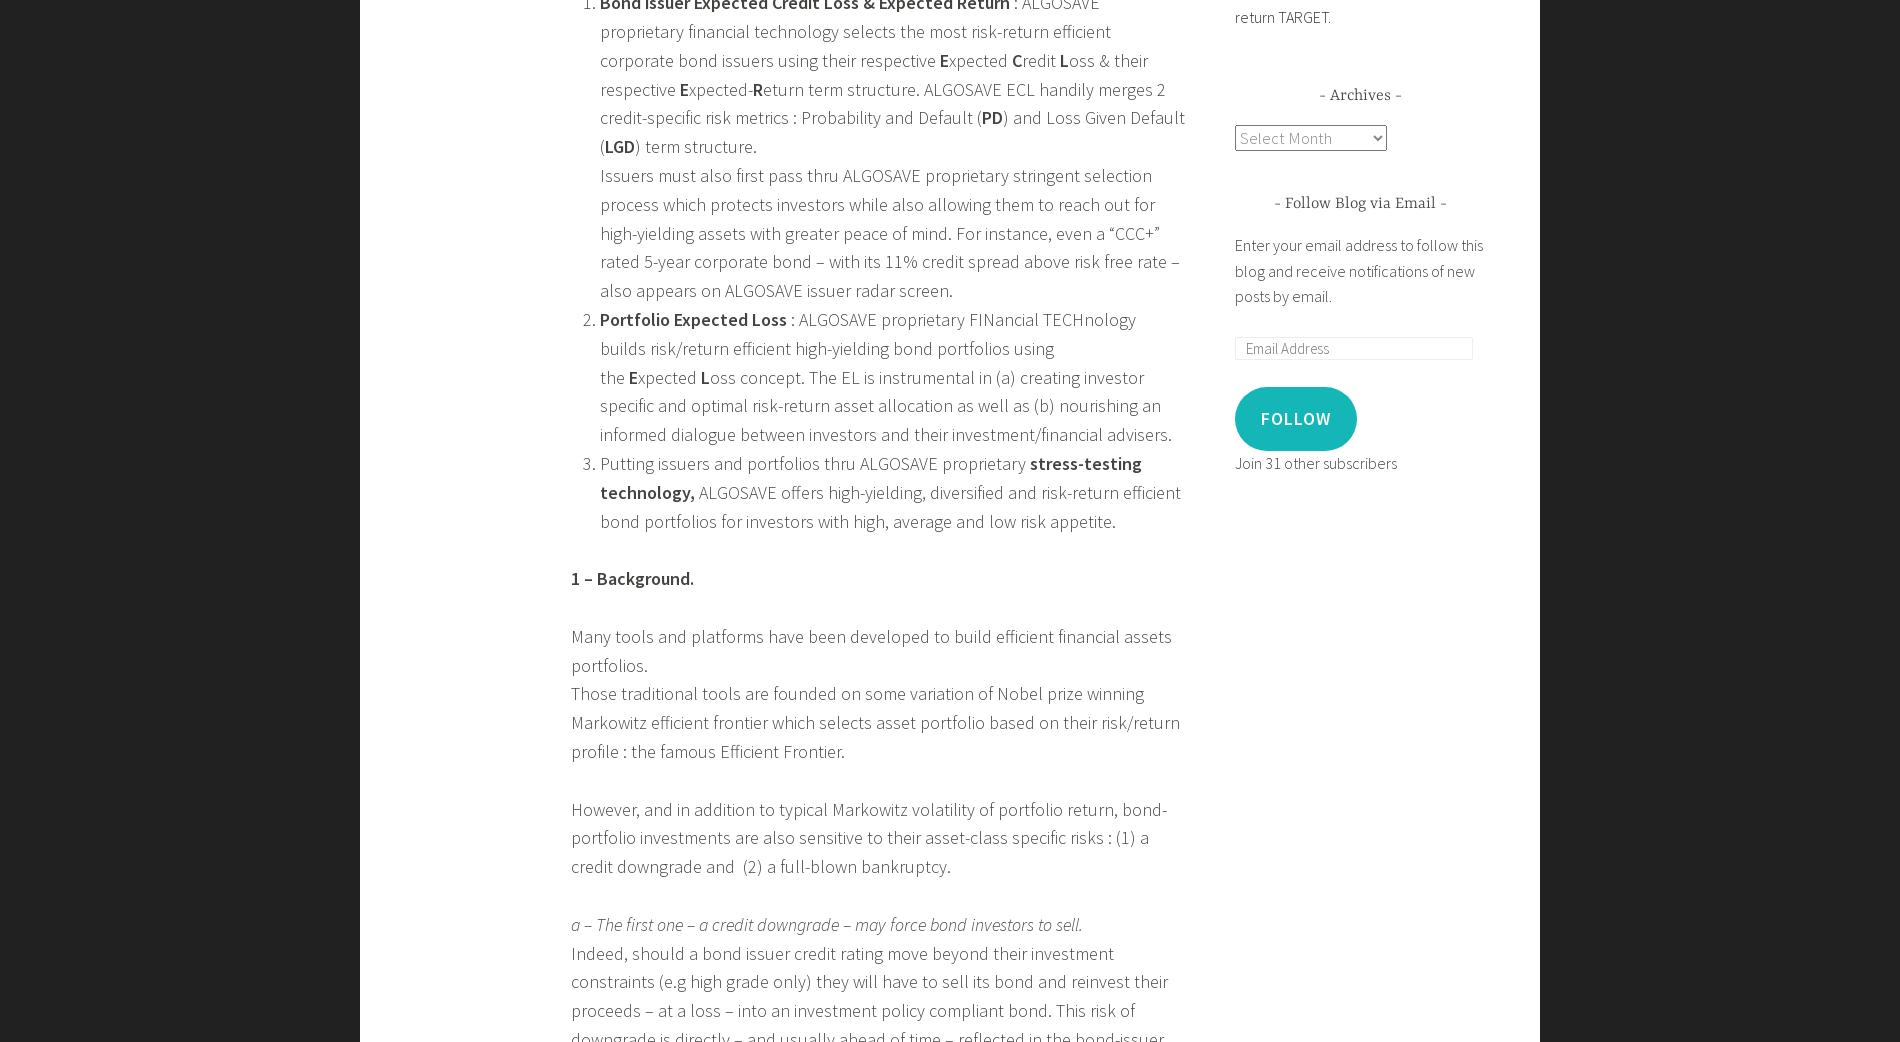 The height and width of the screenshot is (1042, 1900). I want to click on 'eturn term structure. ALGOSAVE ECL handily merges 2 credit-specific risk metrics : Probability and Default (', so click(880, 102).